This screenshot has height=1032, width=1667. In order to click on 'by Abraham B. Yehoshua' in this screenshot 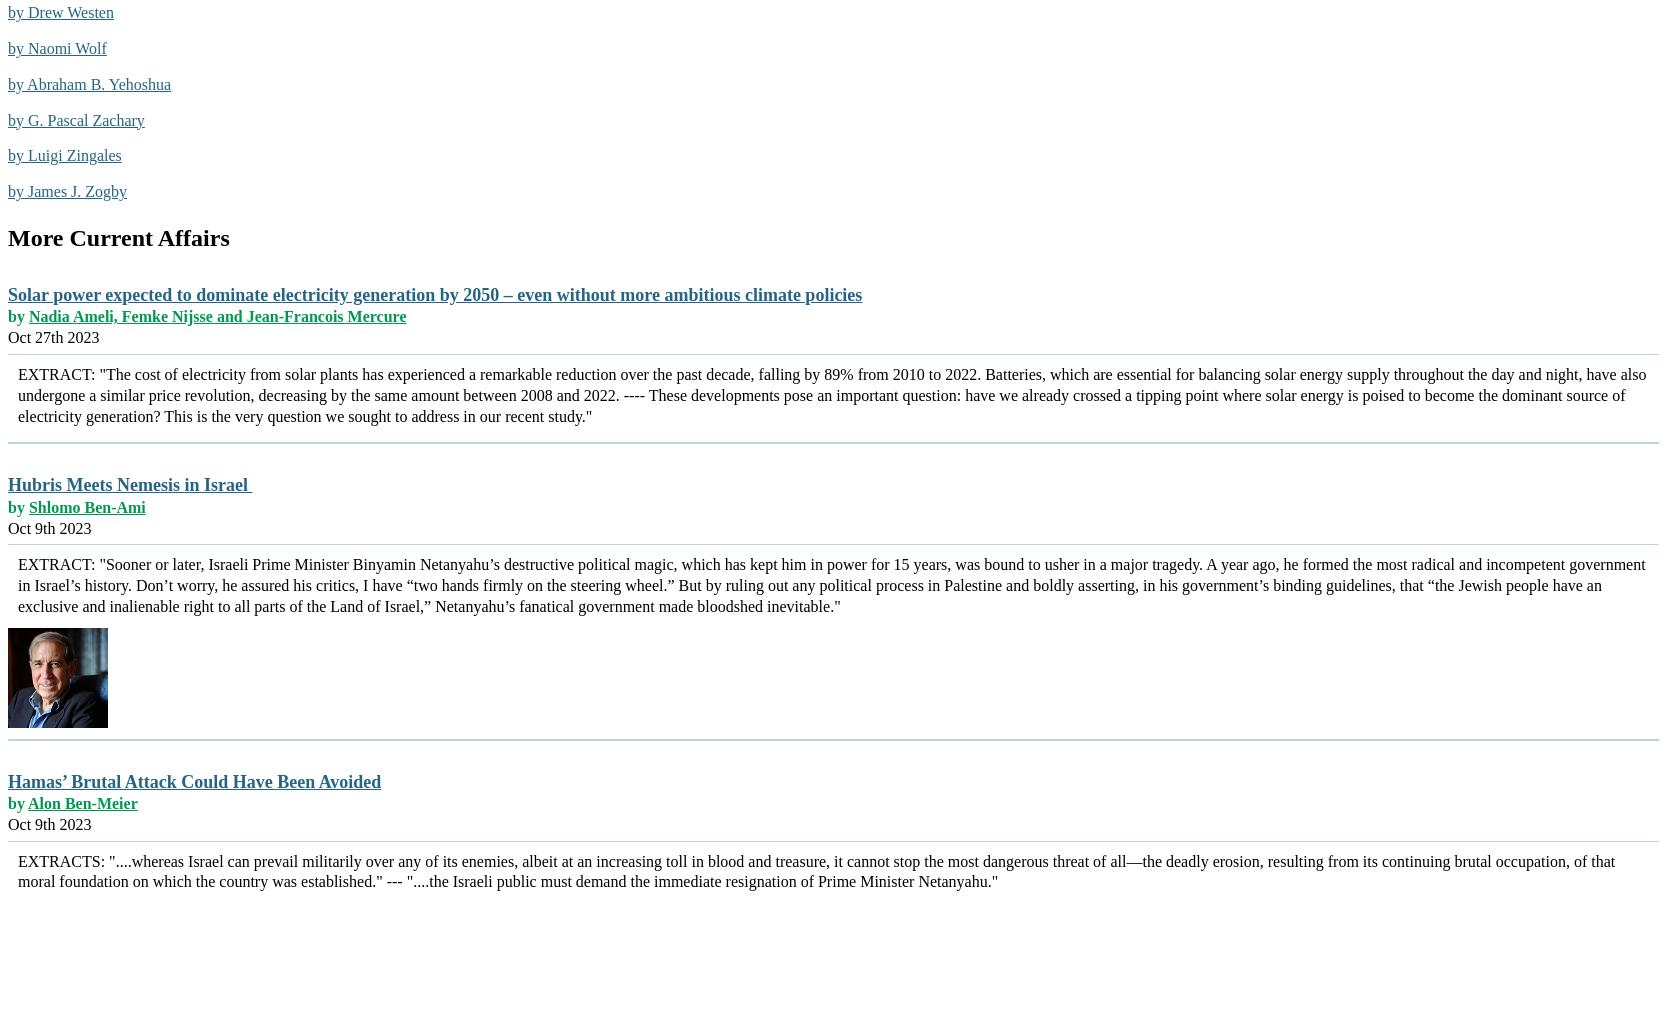, I will do `click(88, 83)`.